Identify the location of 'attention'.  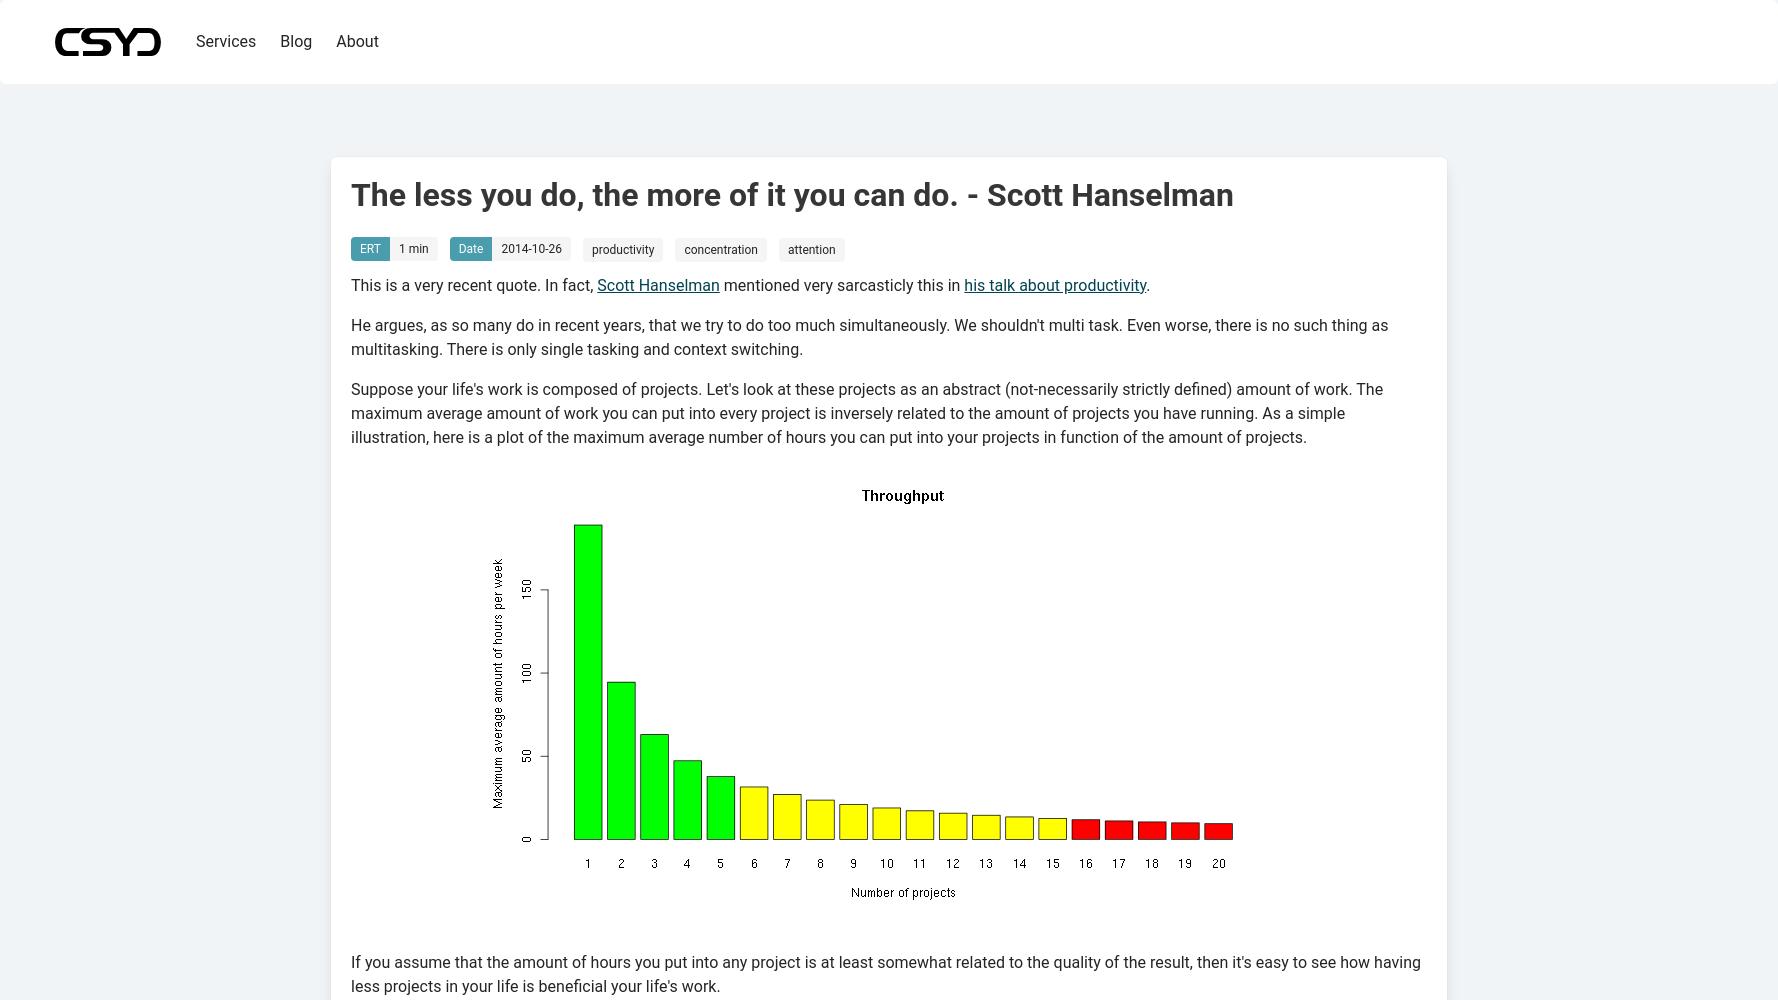
(811, 250).